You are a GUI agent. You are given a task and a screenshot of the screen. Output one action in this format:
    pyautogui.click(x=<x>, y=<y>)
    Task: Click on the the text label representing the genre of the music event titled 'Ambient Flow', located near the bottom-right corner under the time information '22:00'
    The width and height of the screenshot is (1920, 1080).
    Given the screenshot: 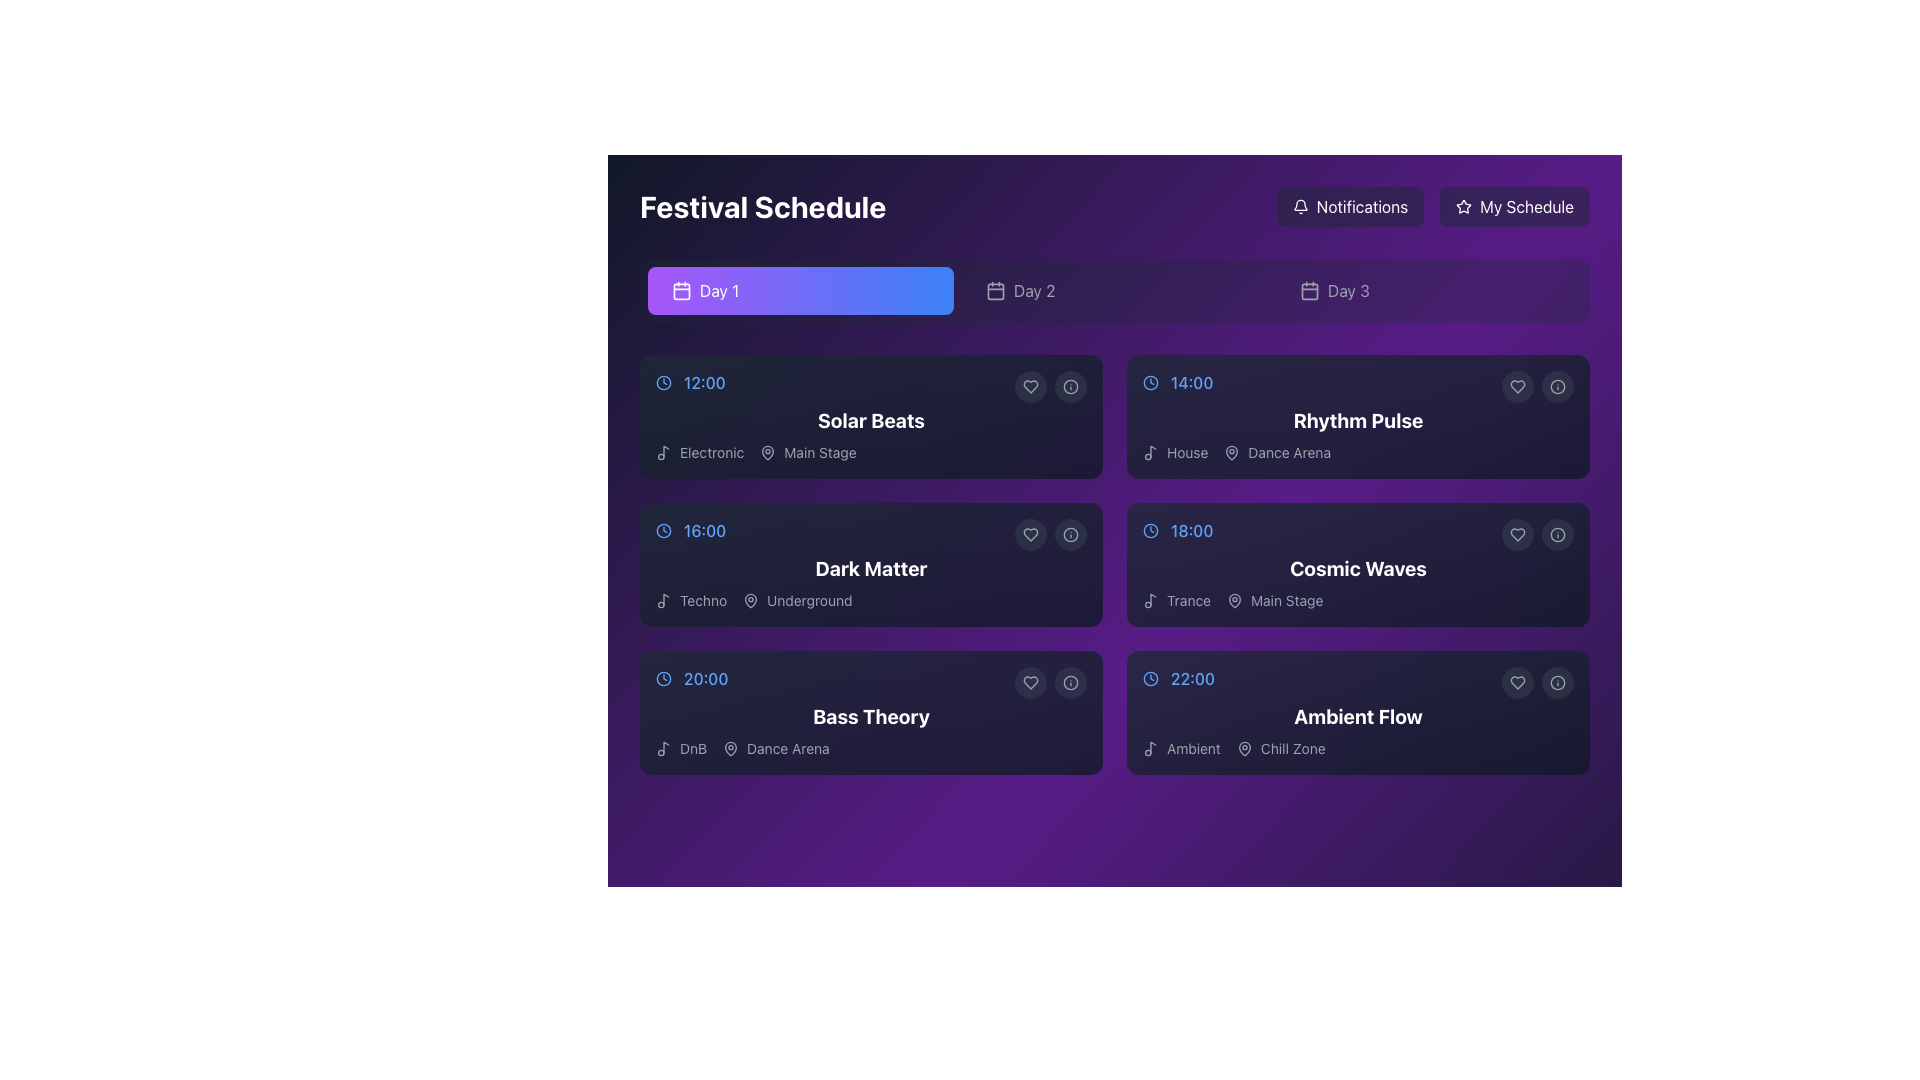 What is the action you would take?
    pyautogui.click(x=1193, y=748)
    